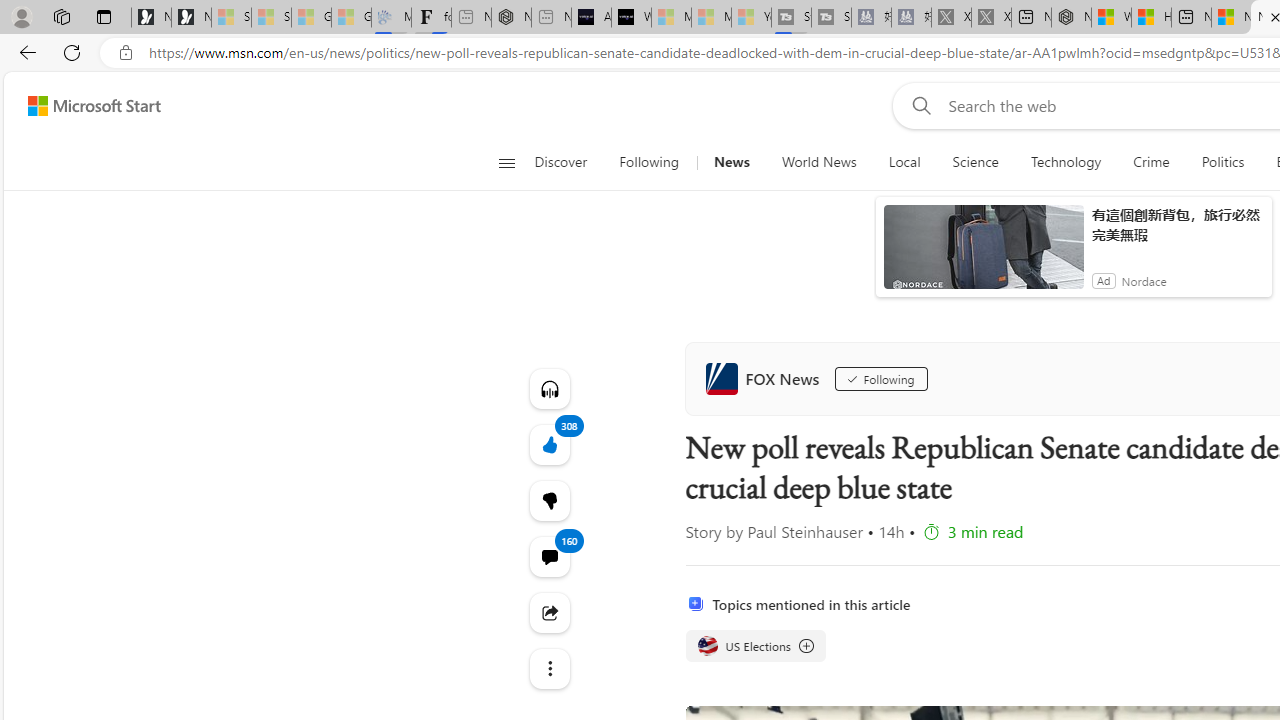  What do you see at coordinates (1151, 162) in the screenshot?
I see `'Crime'` at bounding box center [1151, 162].